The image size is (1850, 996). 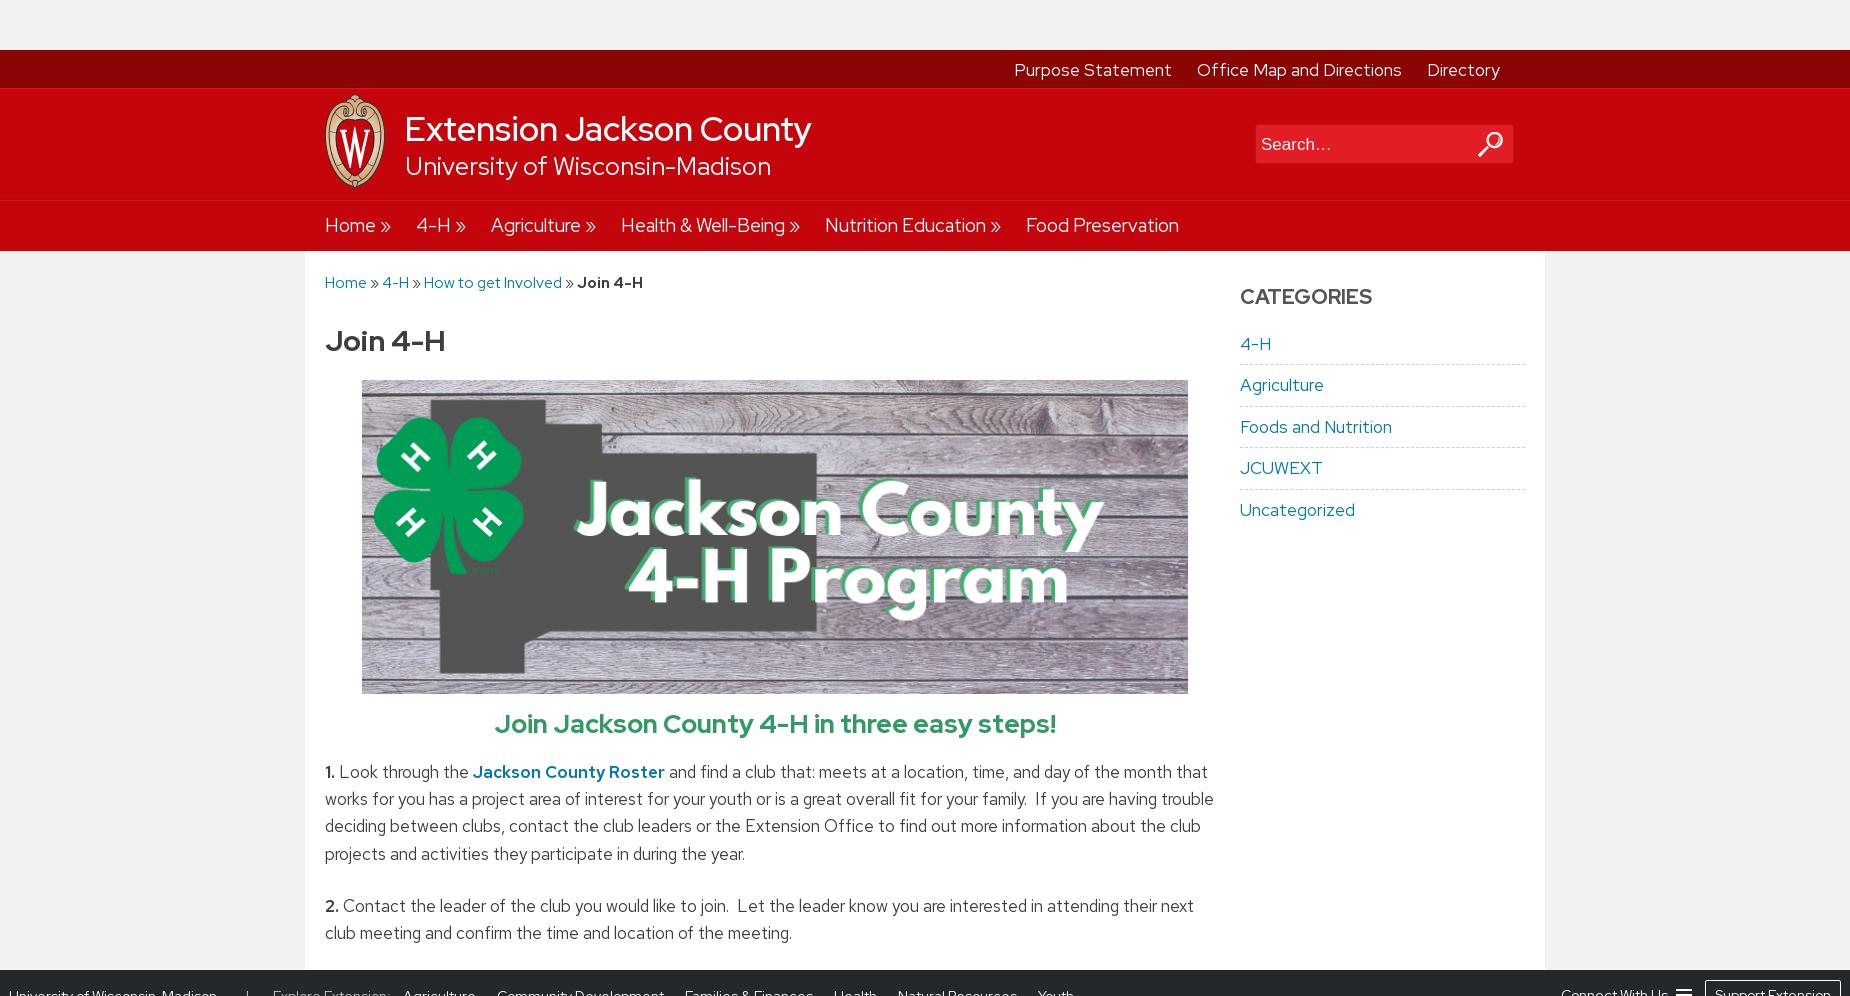 I want to click on 'The re-enrollment process begins in September and ends on November 1st.  If you have been in 4-H, you will need to complete the re-enrollment process every year to stay classified as a member.  Here are the steps to completing the circle:', so click(x=760, y=490).